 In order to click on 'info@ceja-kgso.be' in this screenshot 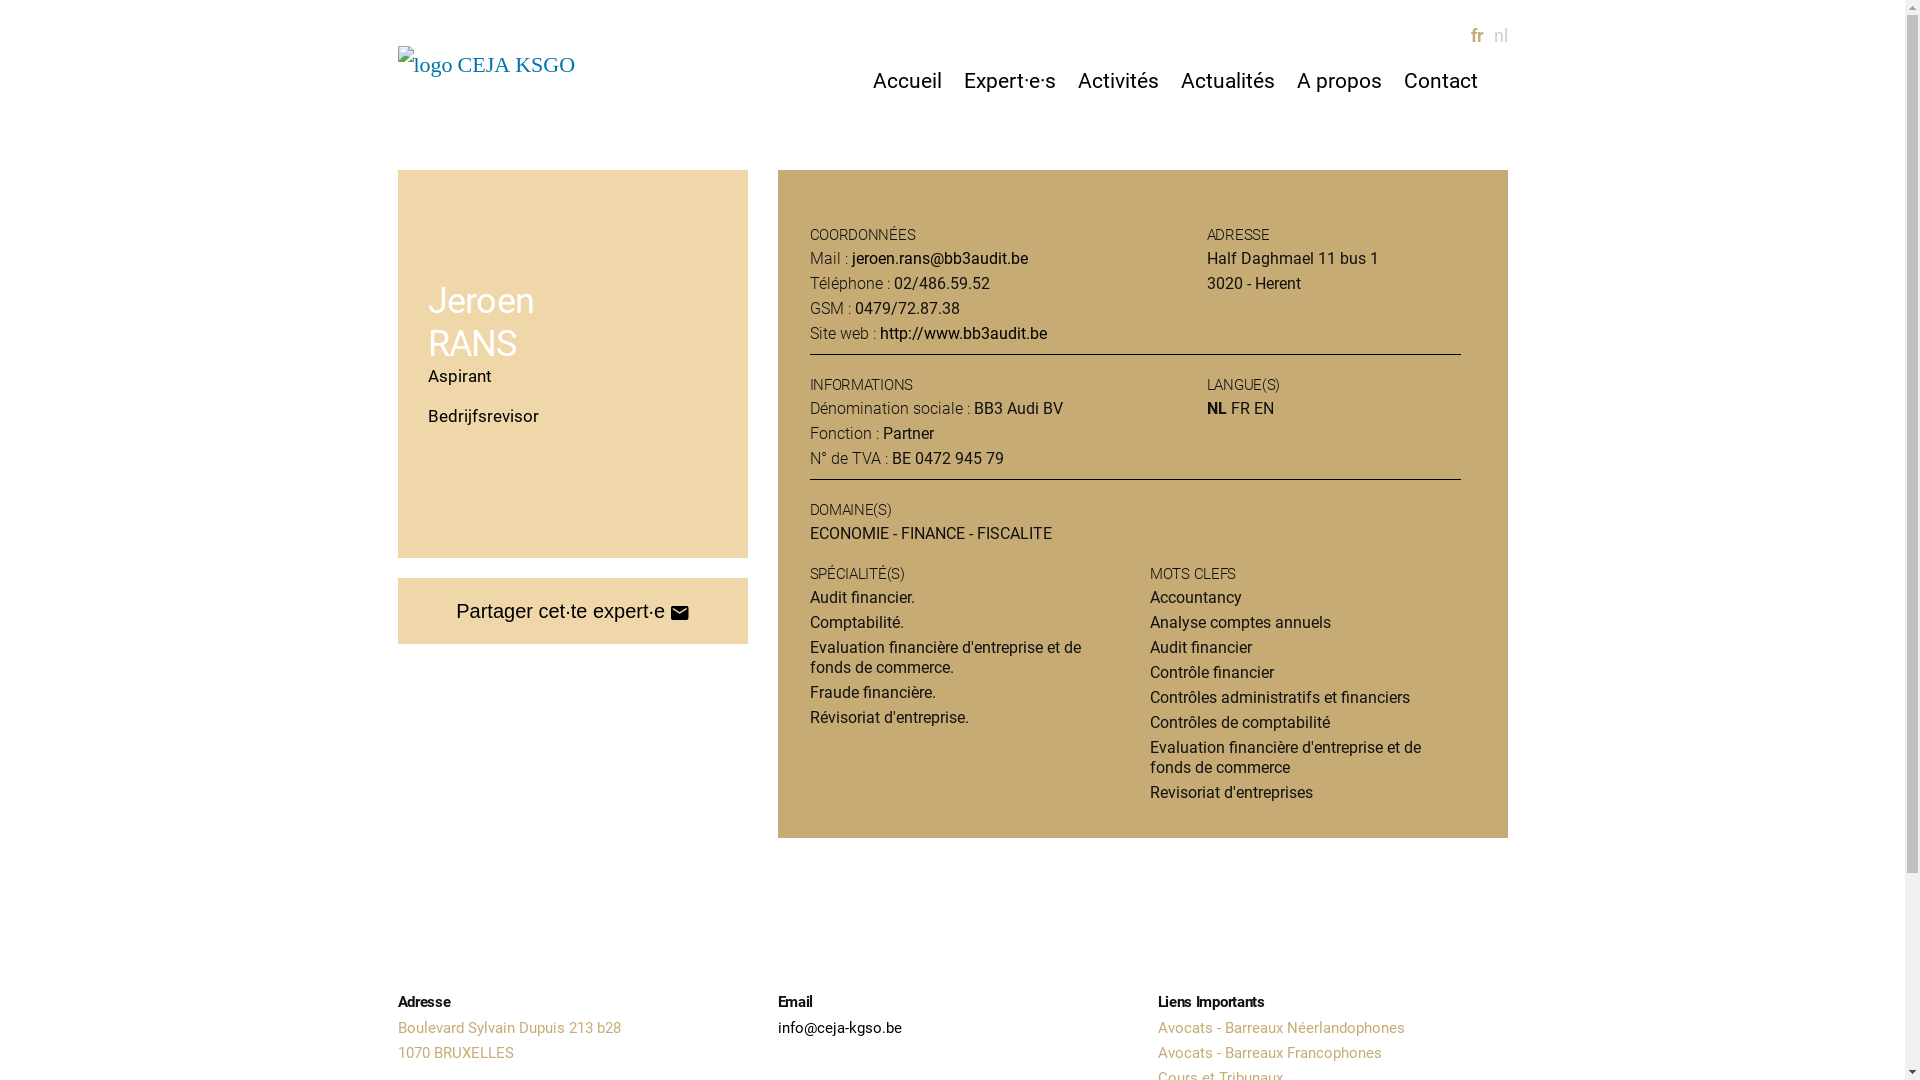, I will do `click(840, 1028)`.